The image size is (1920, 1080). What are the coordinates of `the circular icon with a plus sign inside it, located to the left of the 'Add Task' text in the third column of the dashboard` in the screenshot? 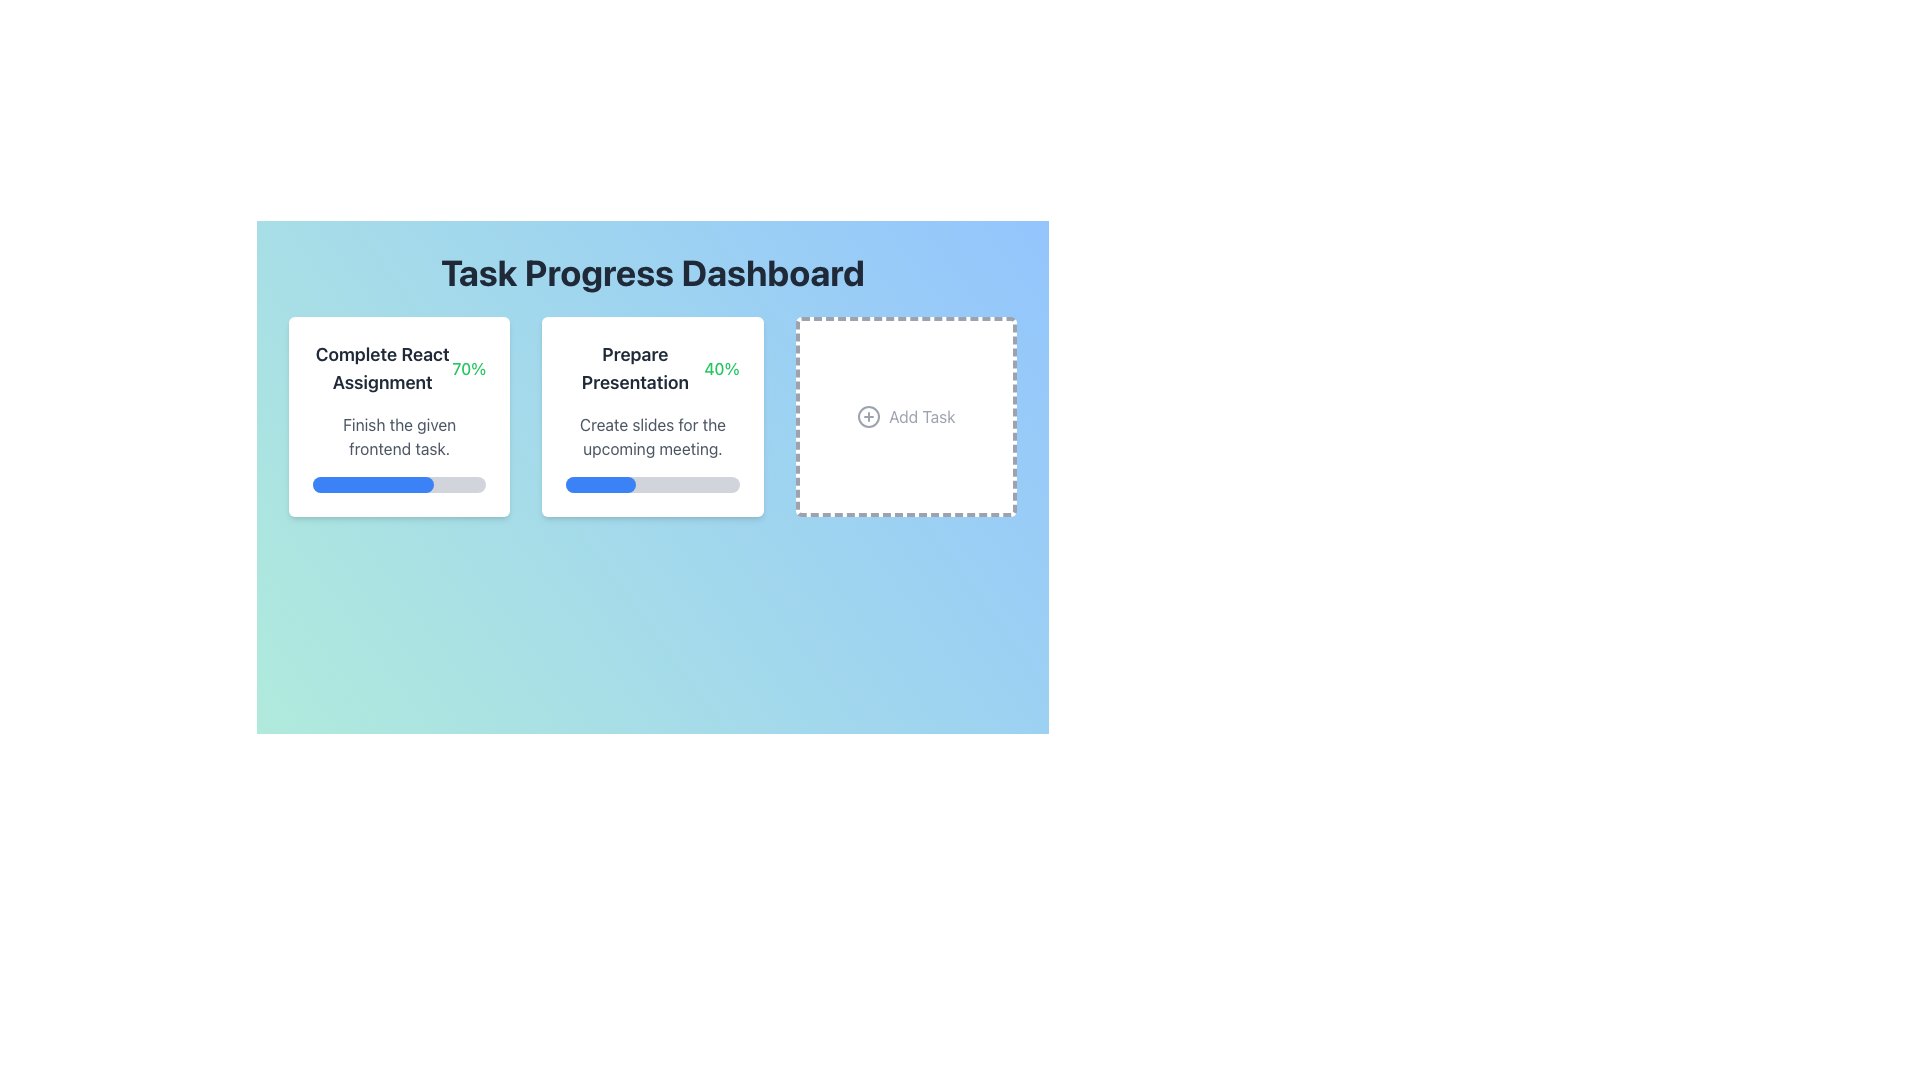 It's located at (869, 415).